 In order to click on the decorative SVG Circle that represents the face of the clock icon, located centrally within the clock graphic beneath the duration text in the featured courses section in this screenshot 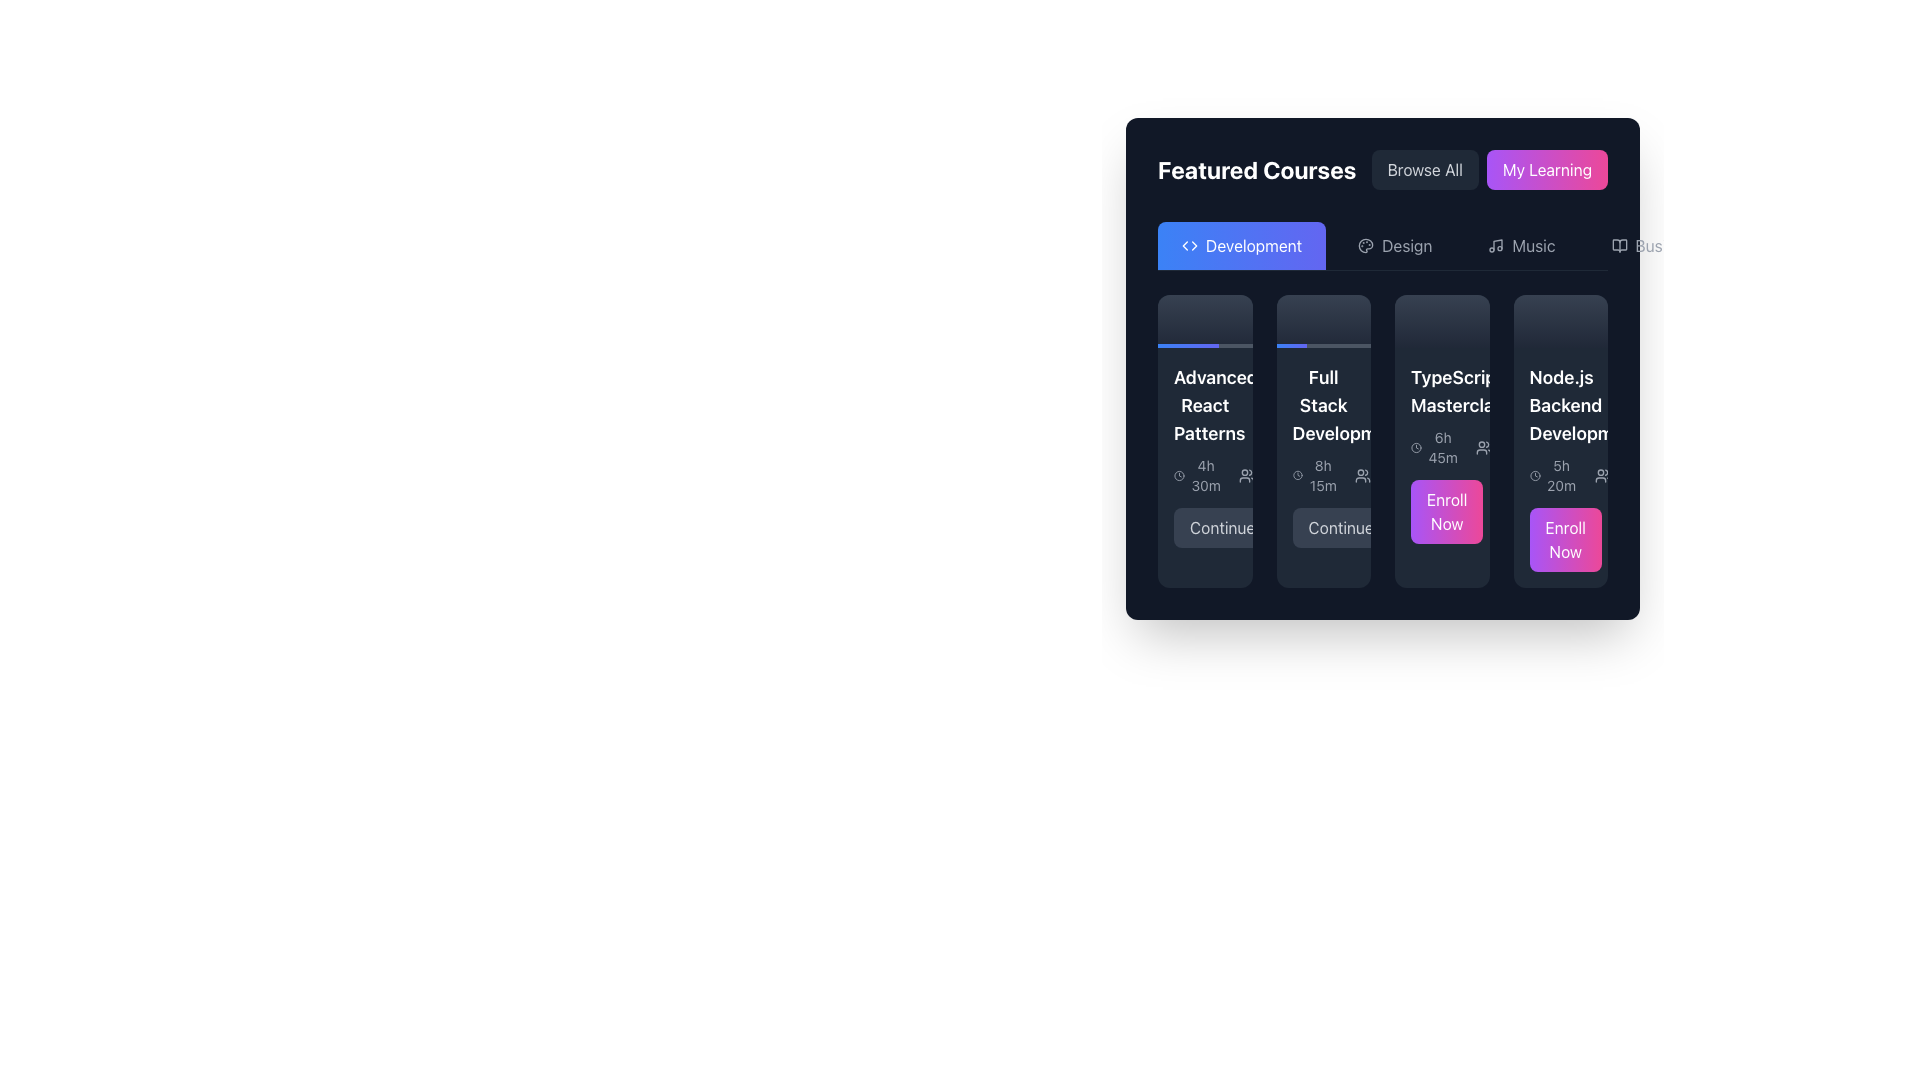, I will do `click(1297, 476)`.